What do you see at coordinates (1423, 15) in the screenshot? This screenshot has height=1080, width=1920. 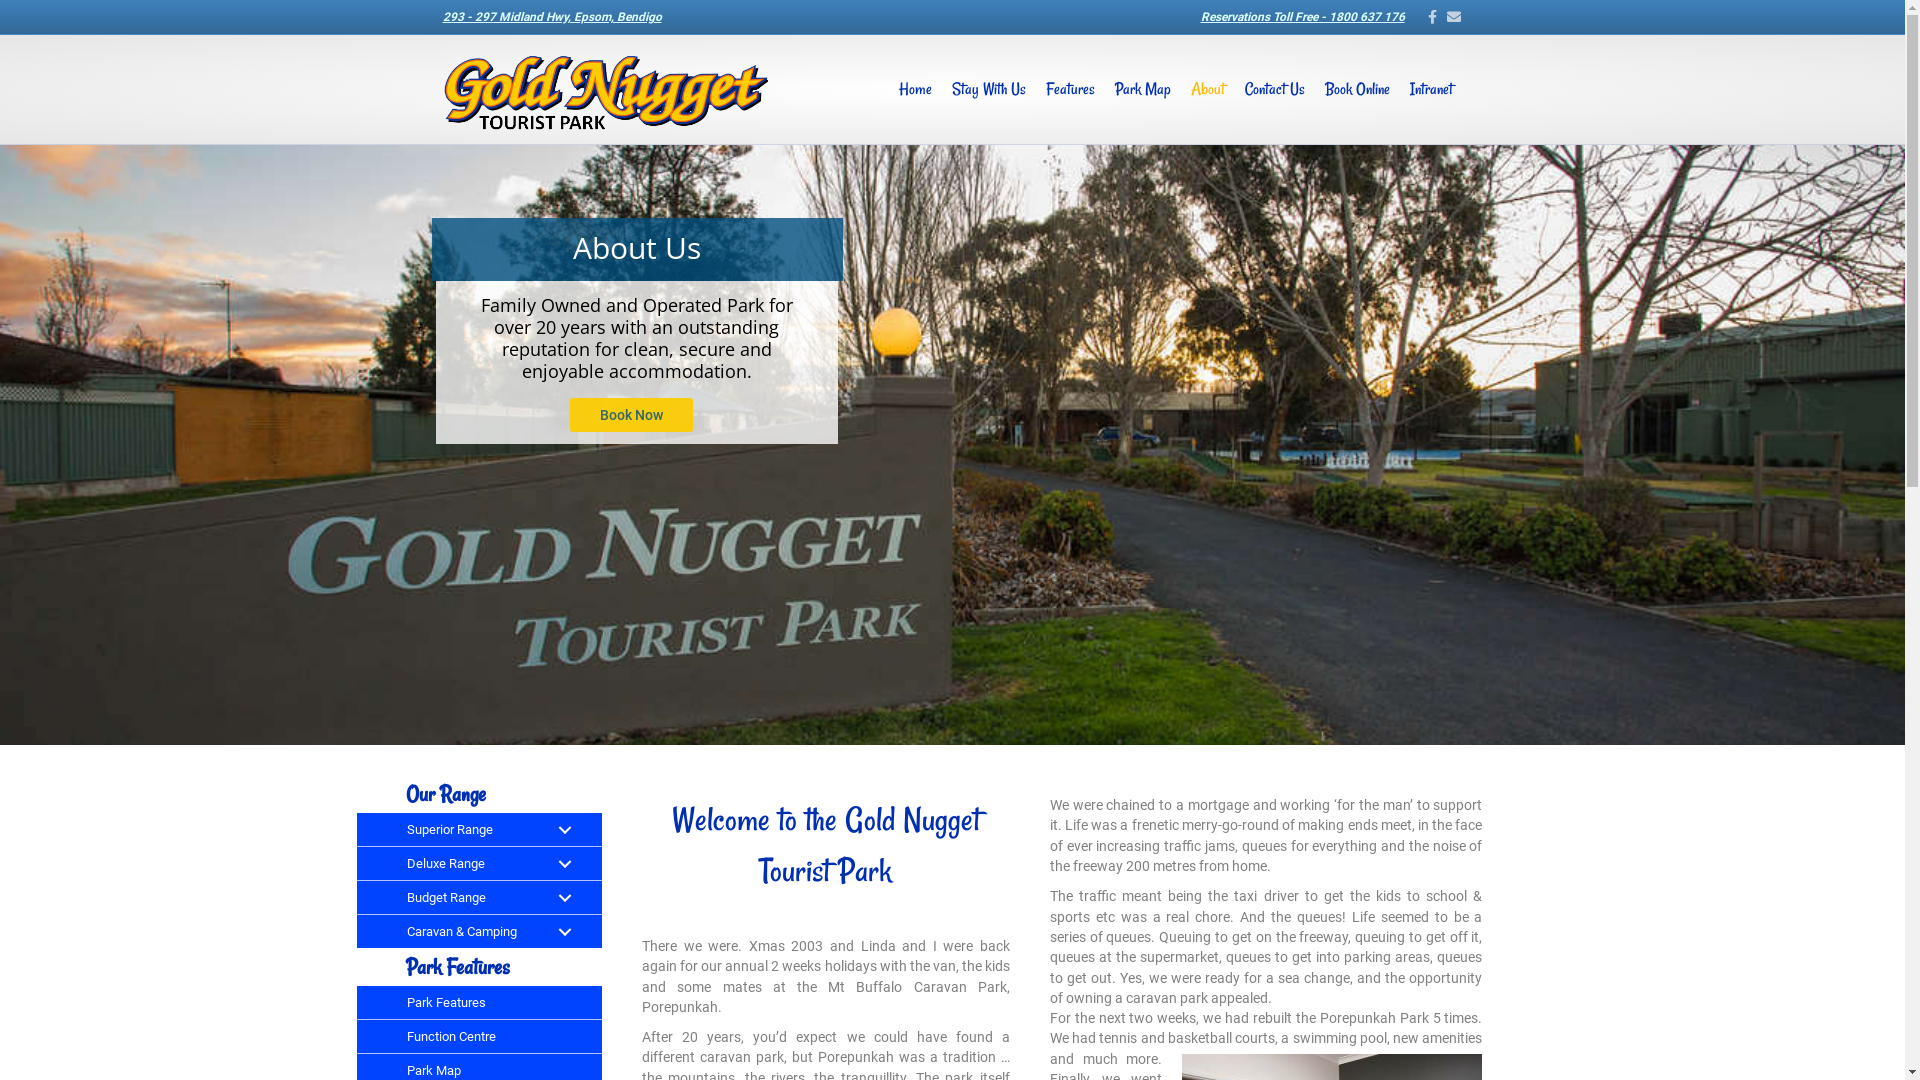 I see `'Facebook'` at bounding box center [1423, 15].